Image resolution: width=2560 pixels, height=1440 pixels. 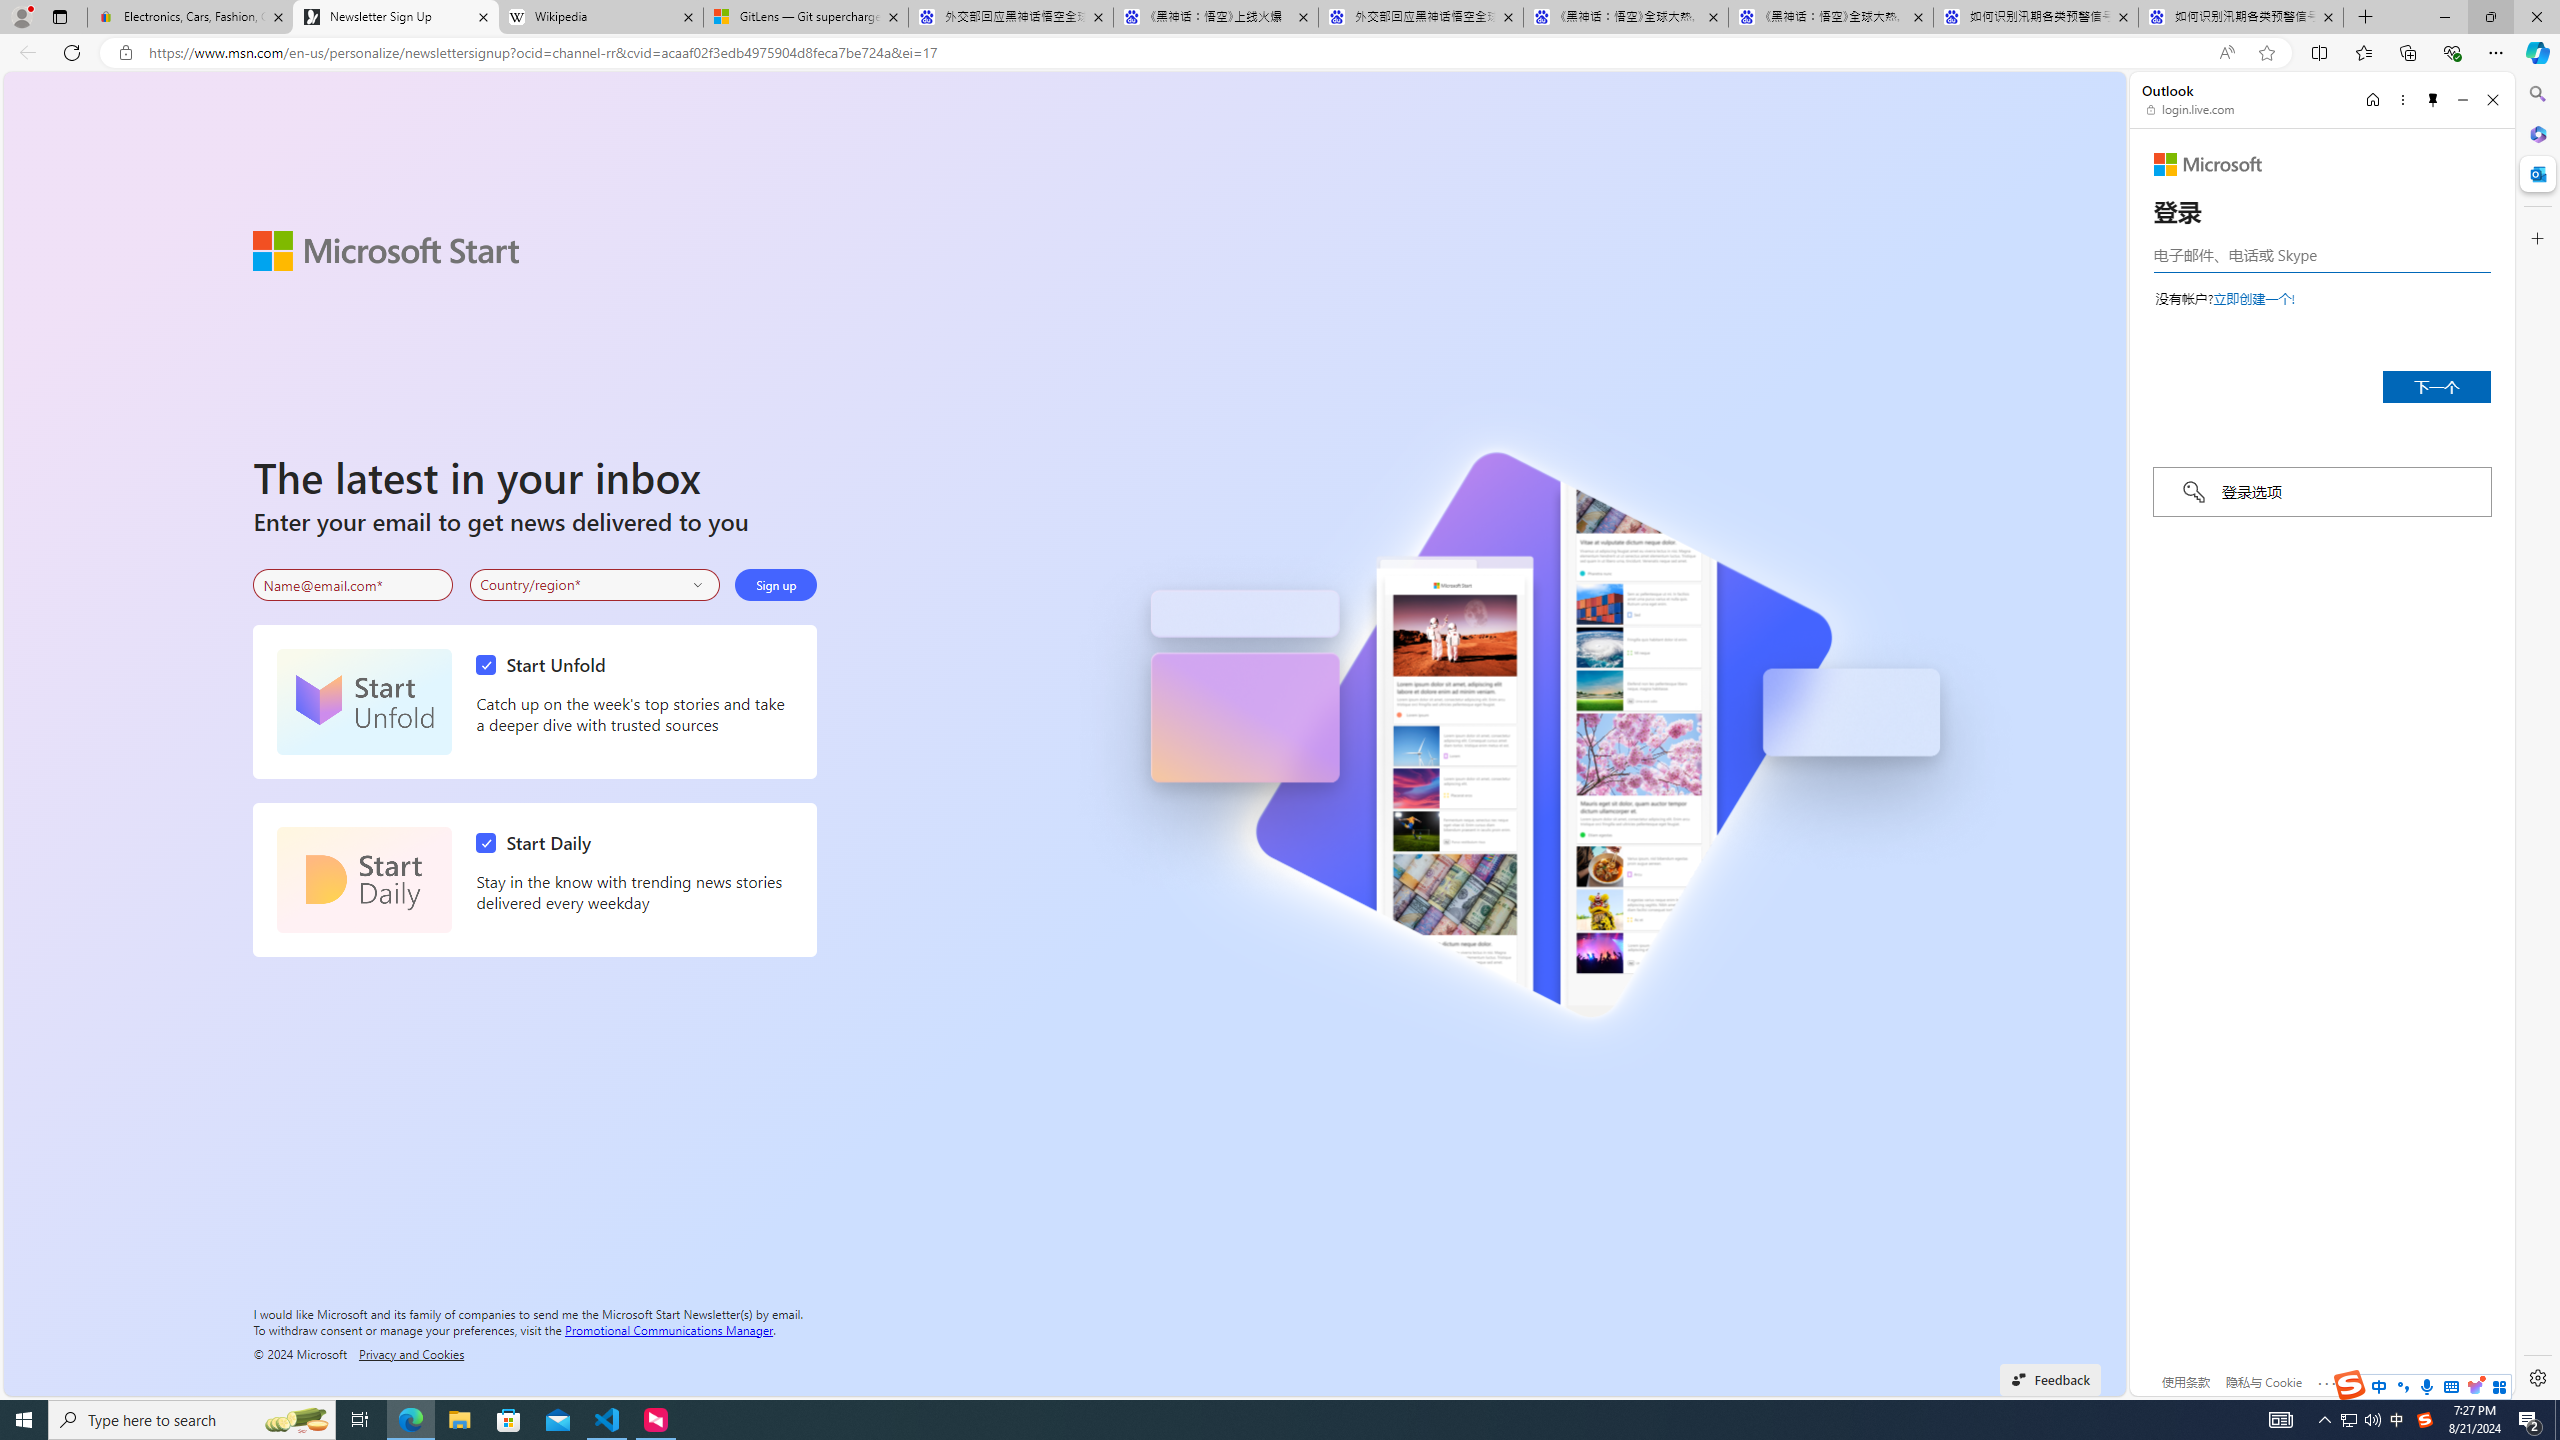 What do you see at coordinates (352, 585) in the screenshot?
I see `'Enter your email'` at bounding box center [352, 585].